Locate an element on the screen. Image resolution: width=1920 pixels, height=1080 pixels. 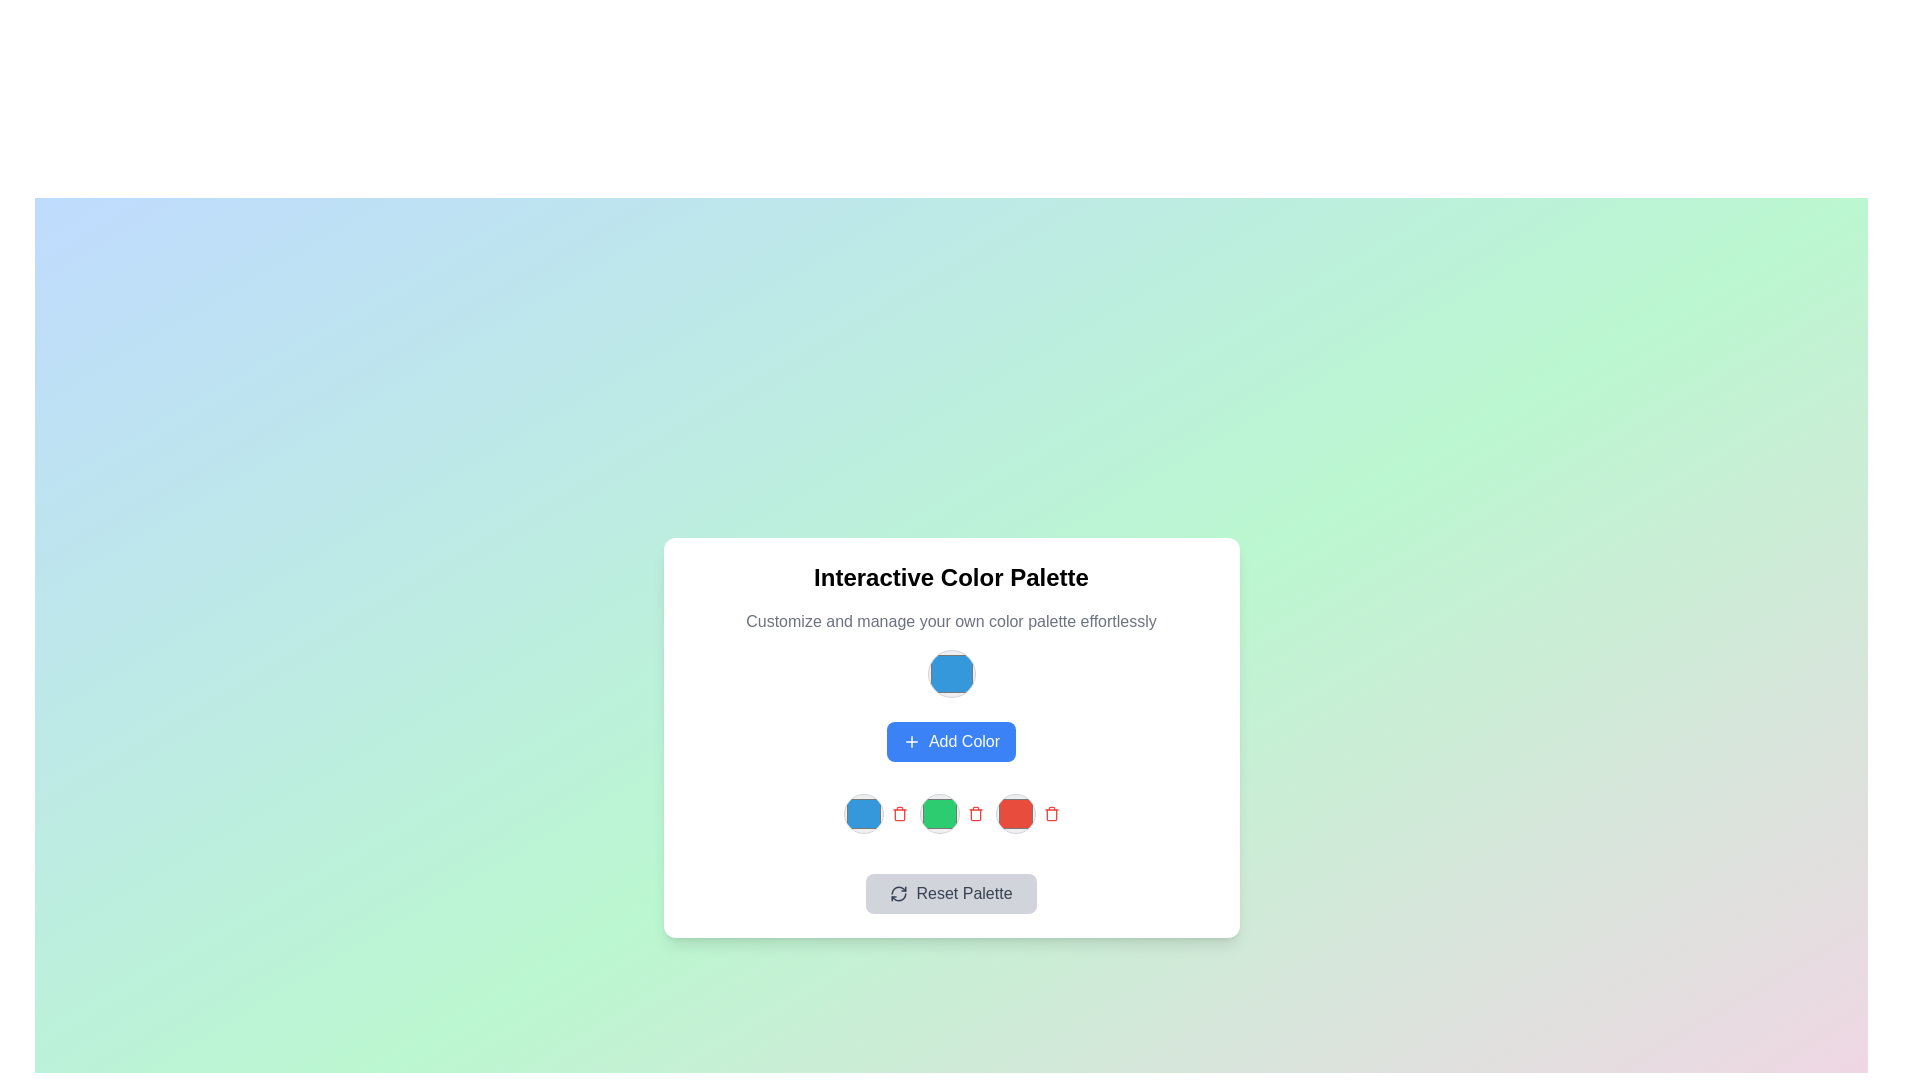
the circular green button with a bordered design, positioned as the second item in a group of three buttons is located at coordinates (938, 813).